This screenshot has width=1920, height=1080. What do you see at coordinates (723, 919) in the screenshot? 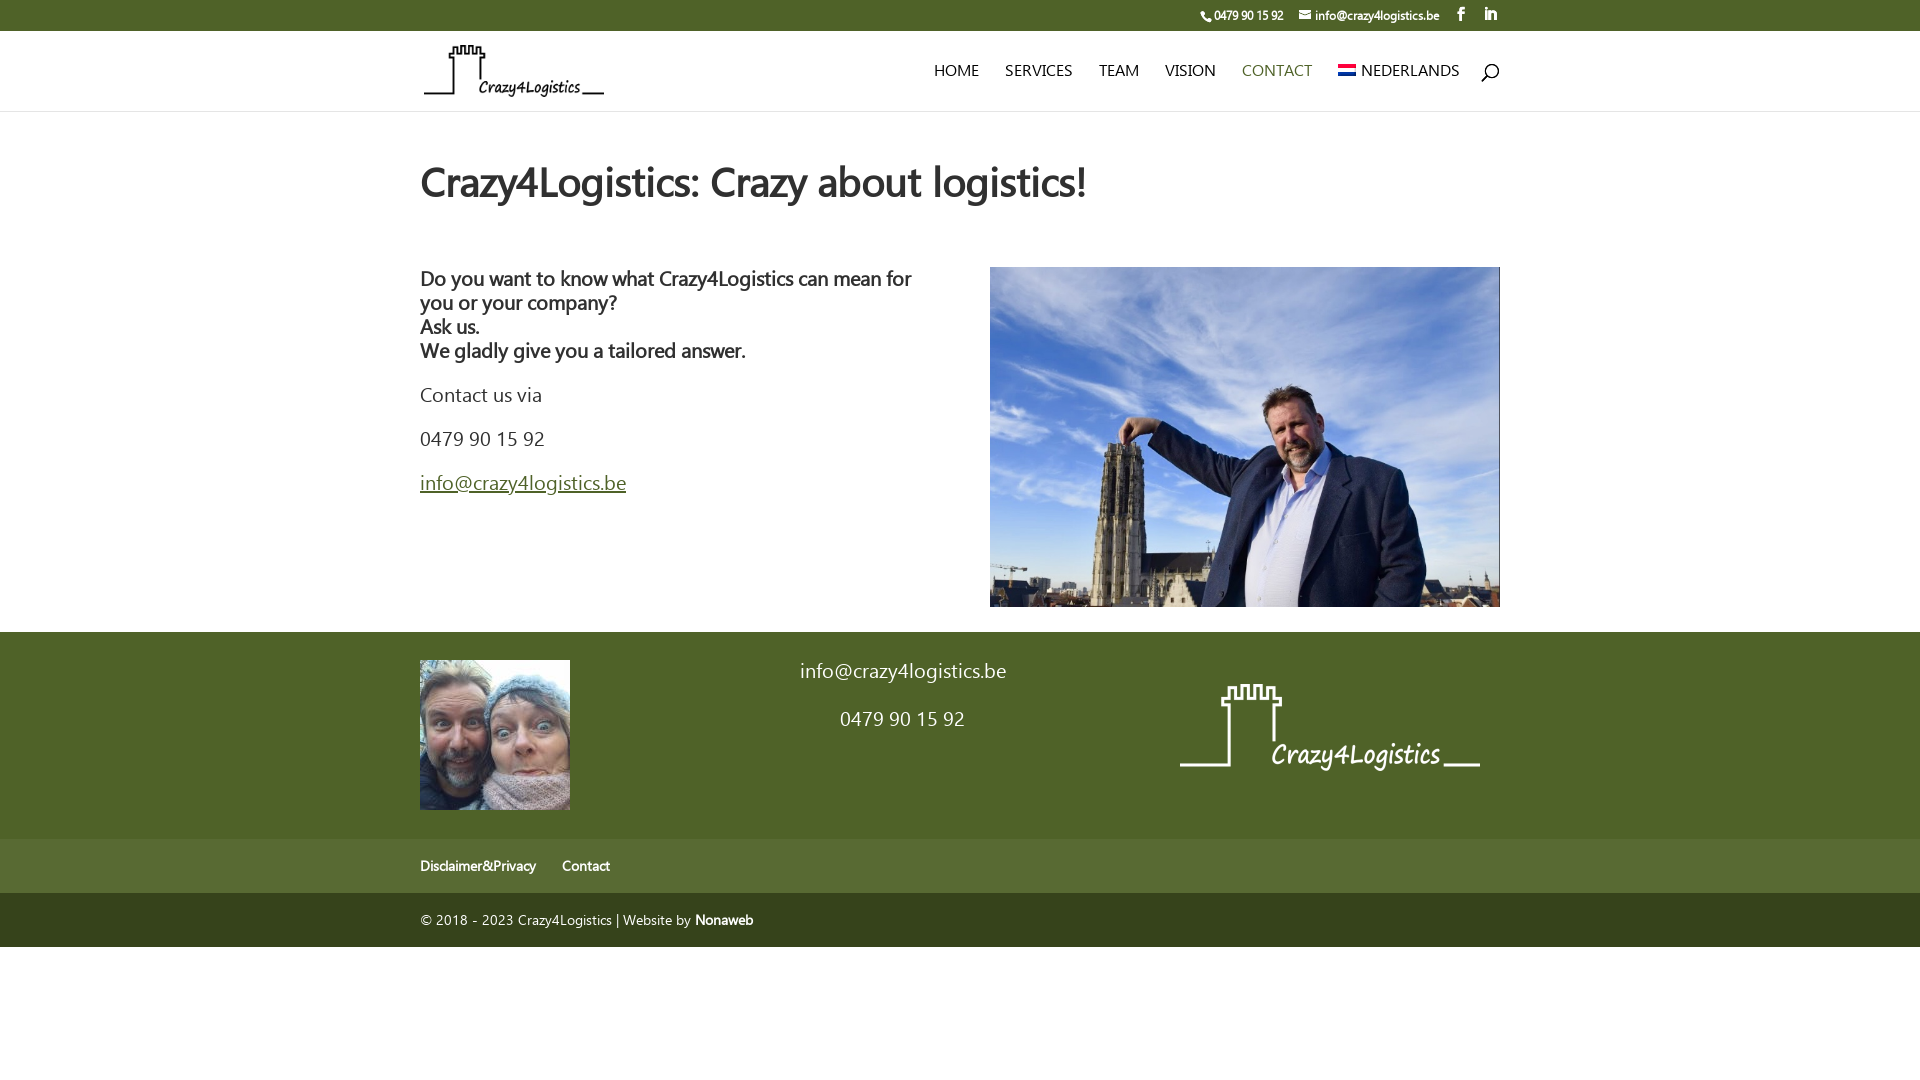
I see `'Nonaweb'` at bounding box center [723, 919].